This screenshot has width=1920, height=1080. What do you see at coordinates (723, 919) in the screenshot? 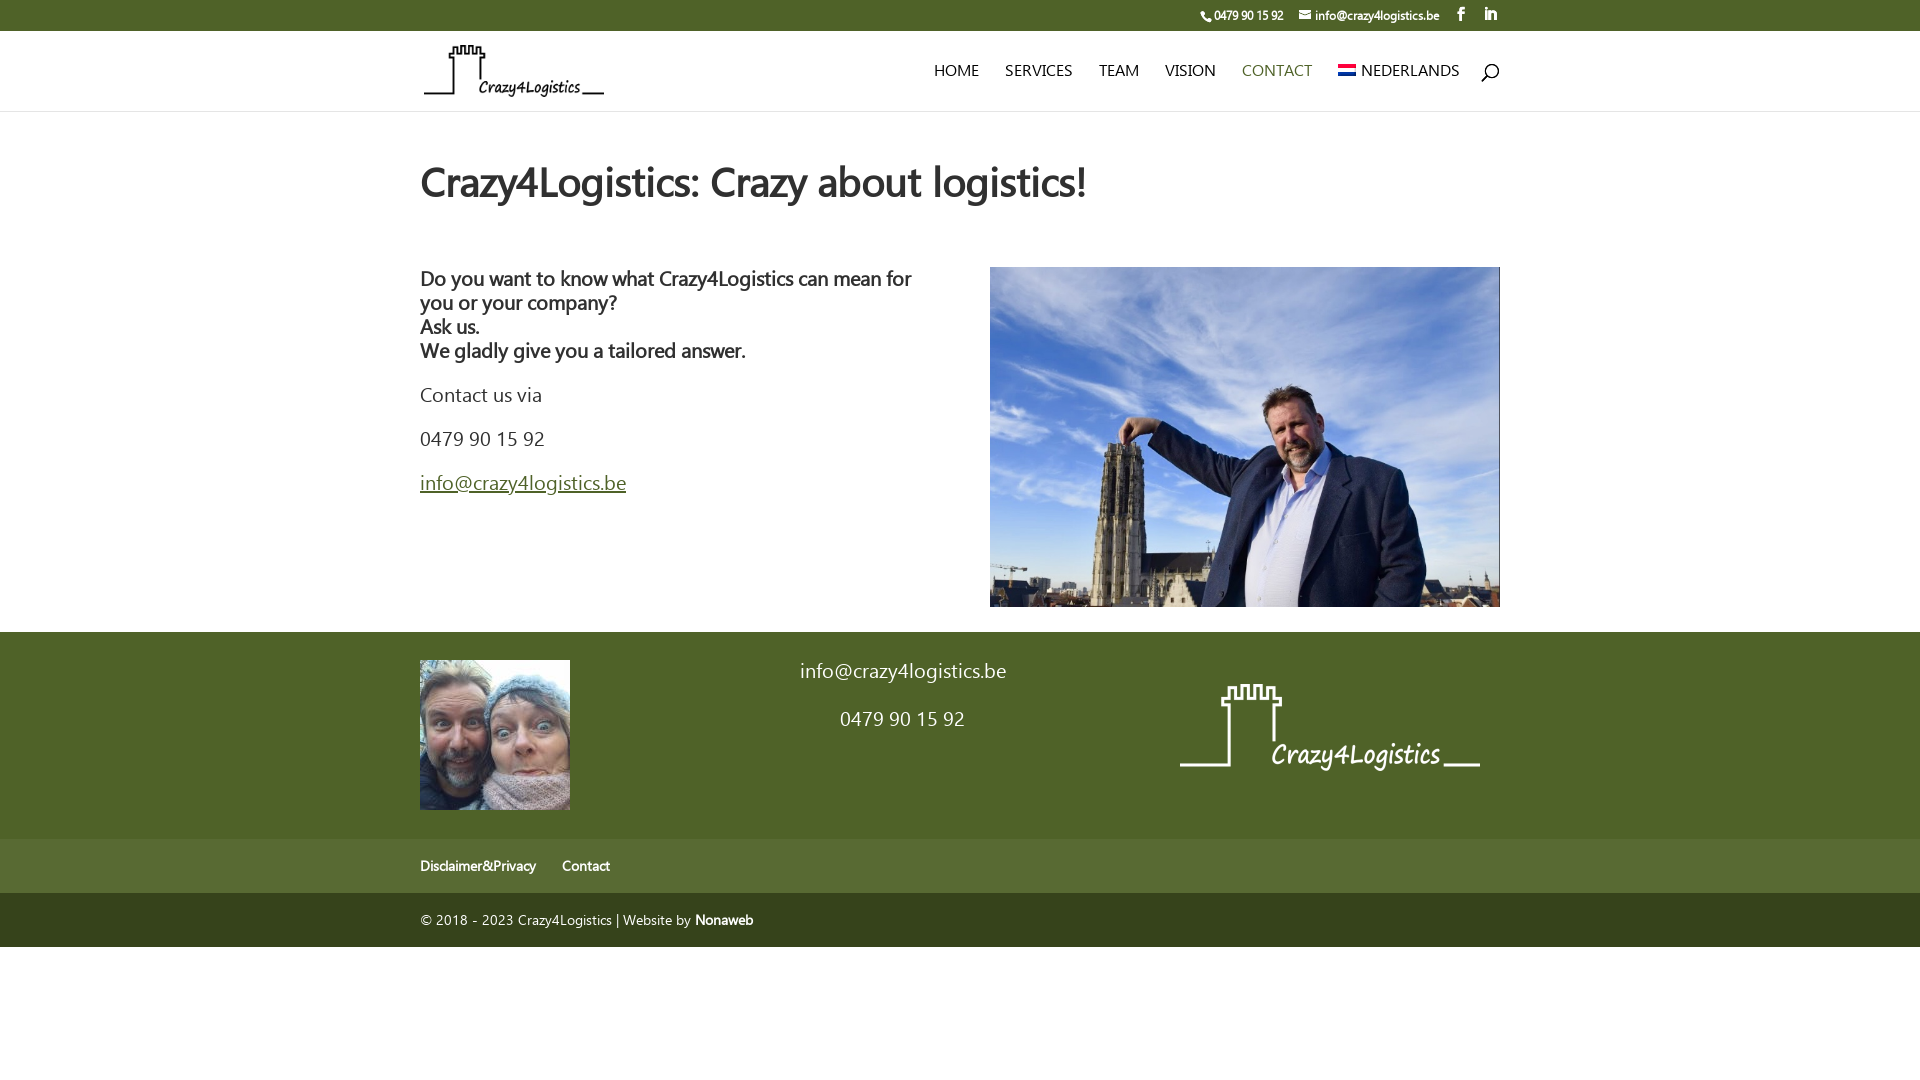
I see `'Nonaweb'` at bounding box center [723, 919].